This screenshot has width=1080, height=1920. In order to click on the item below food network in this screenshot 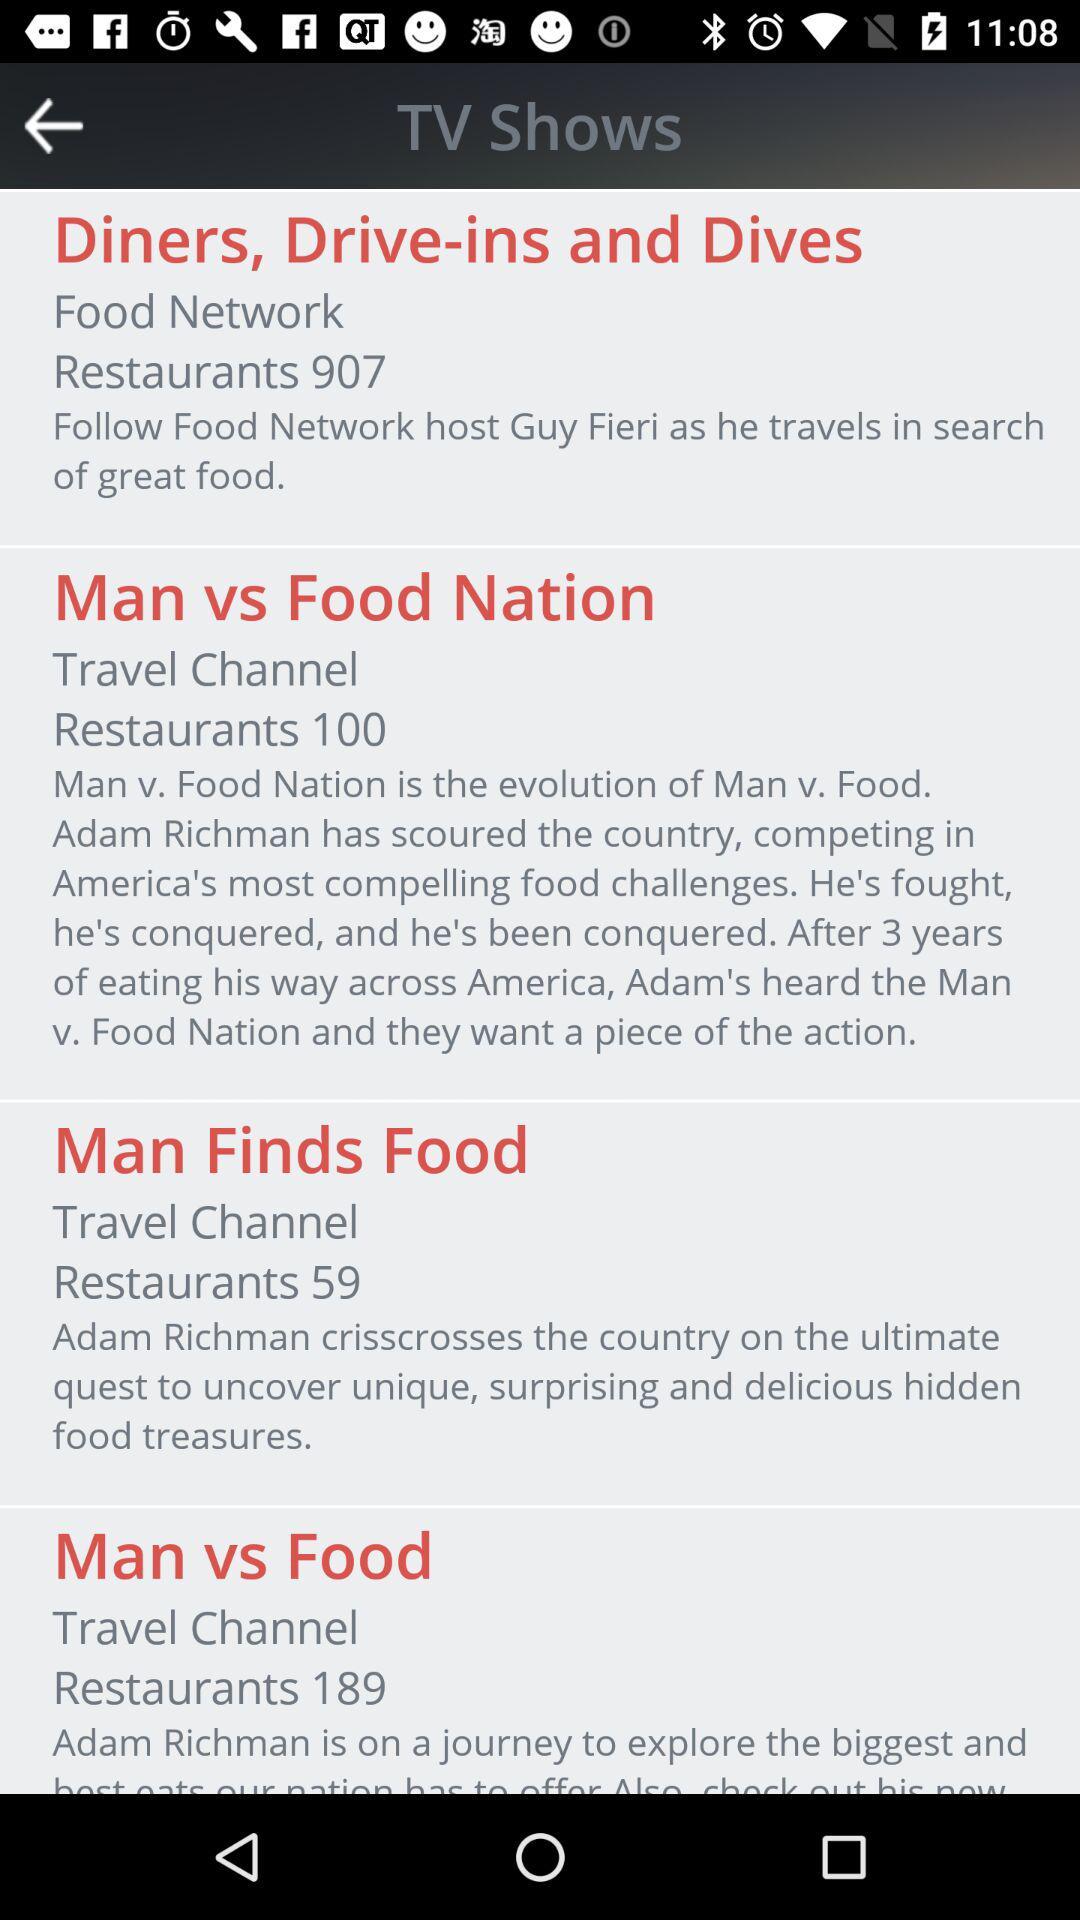, I will do `click(219, 370)`.